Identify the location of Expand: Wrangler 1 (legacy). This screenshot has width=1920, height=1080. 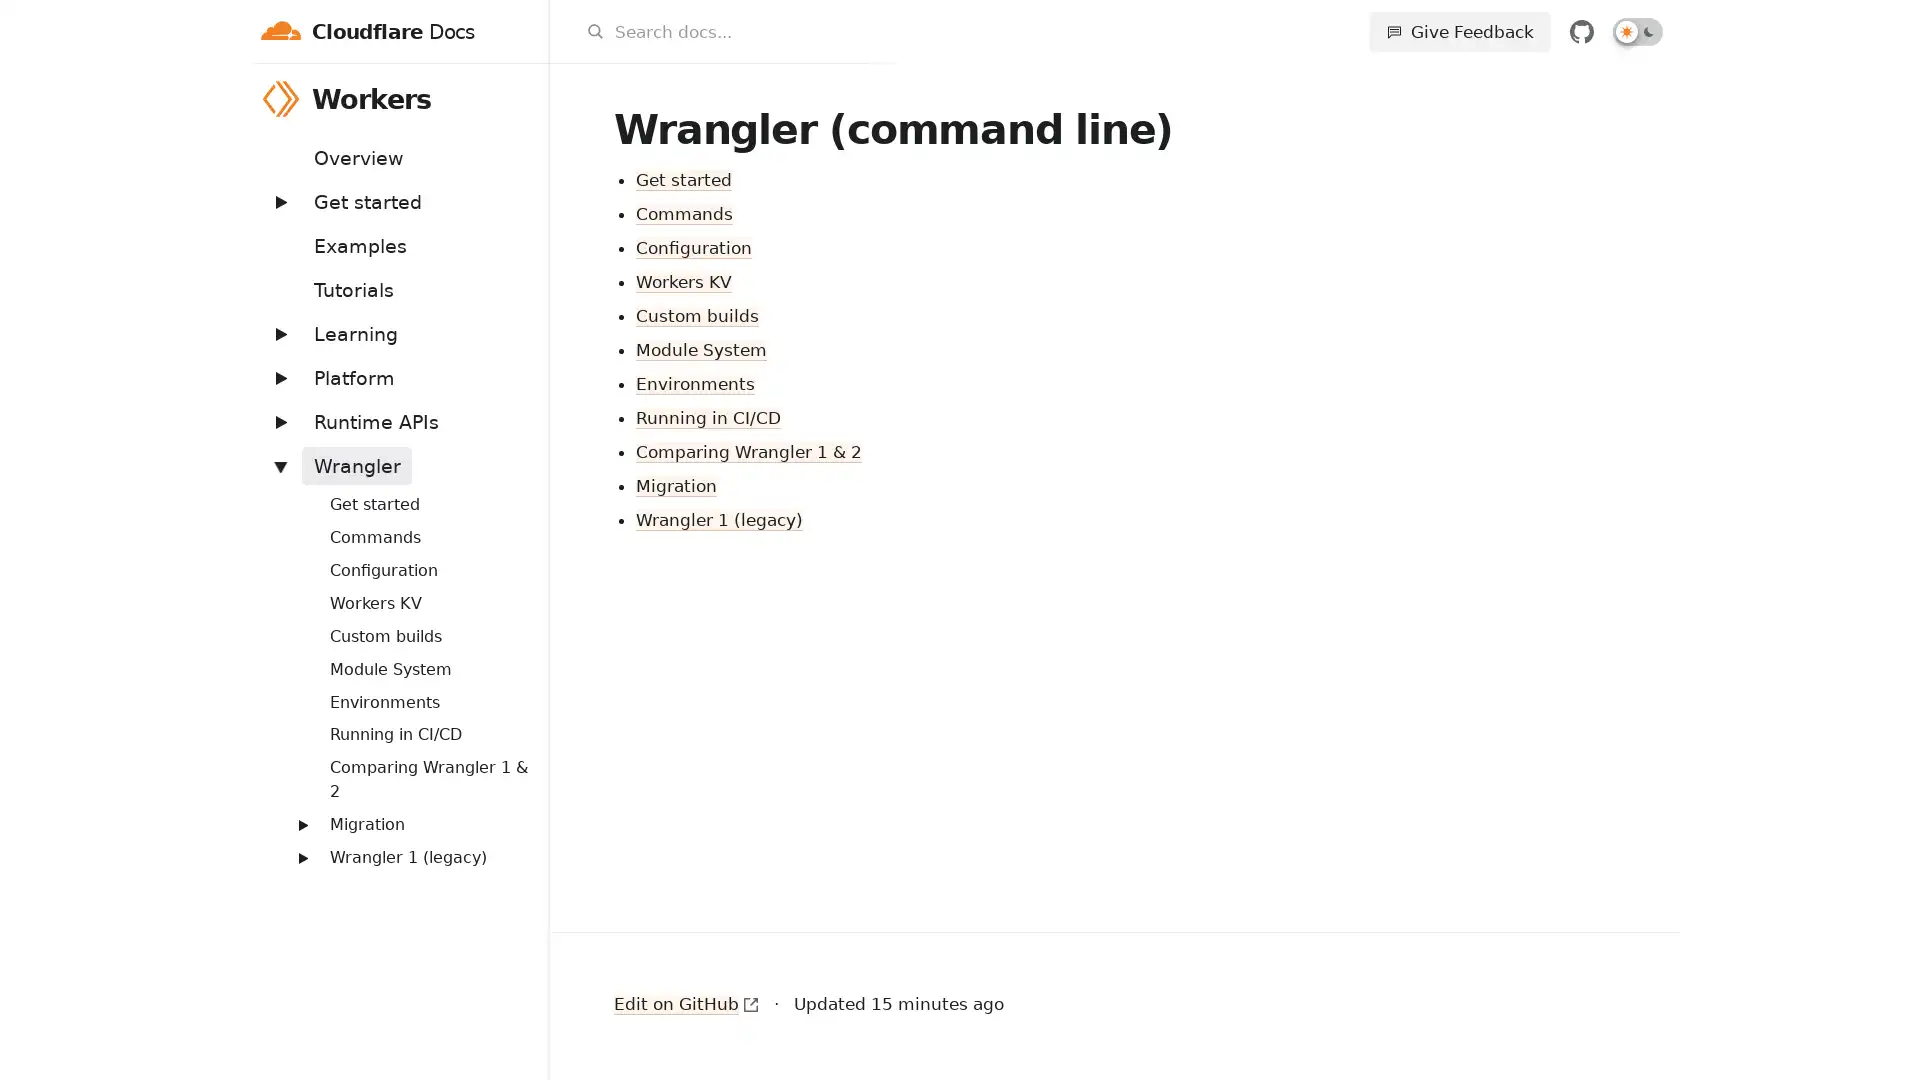
(301, 855).